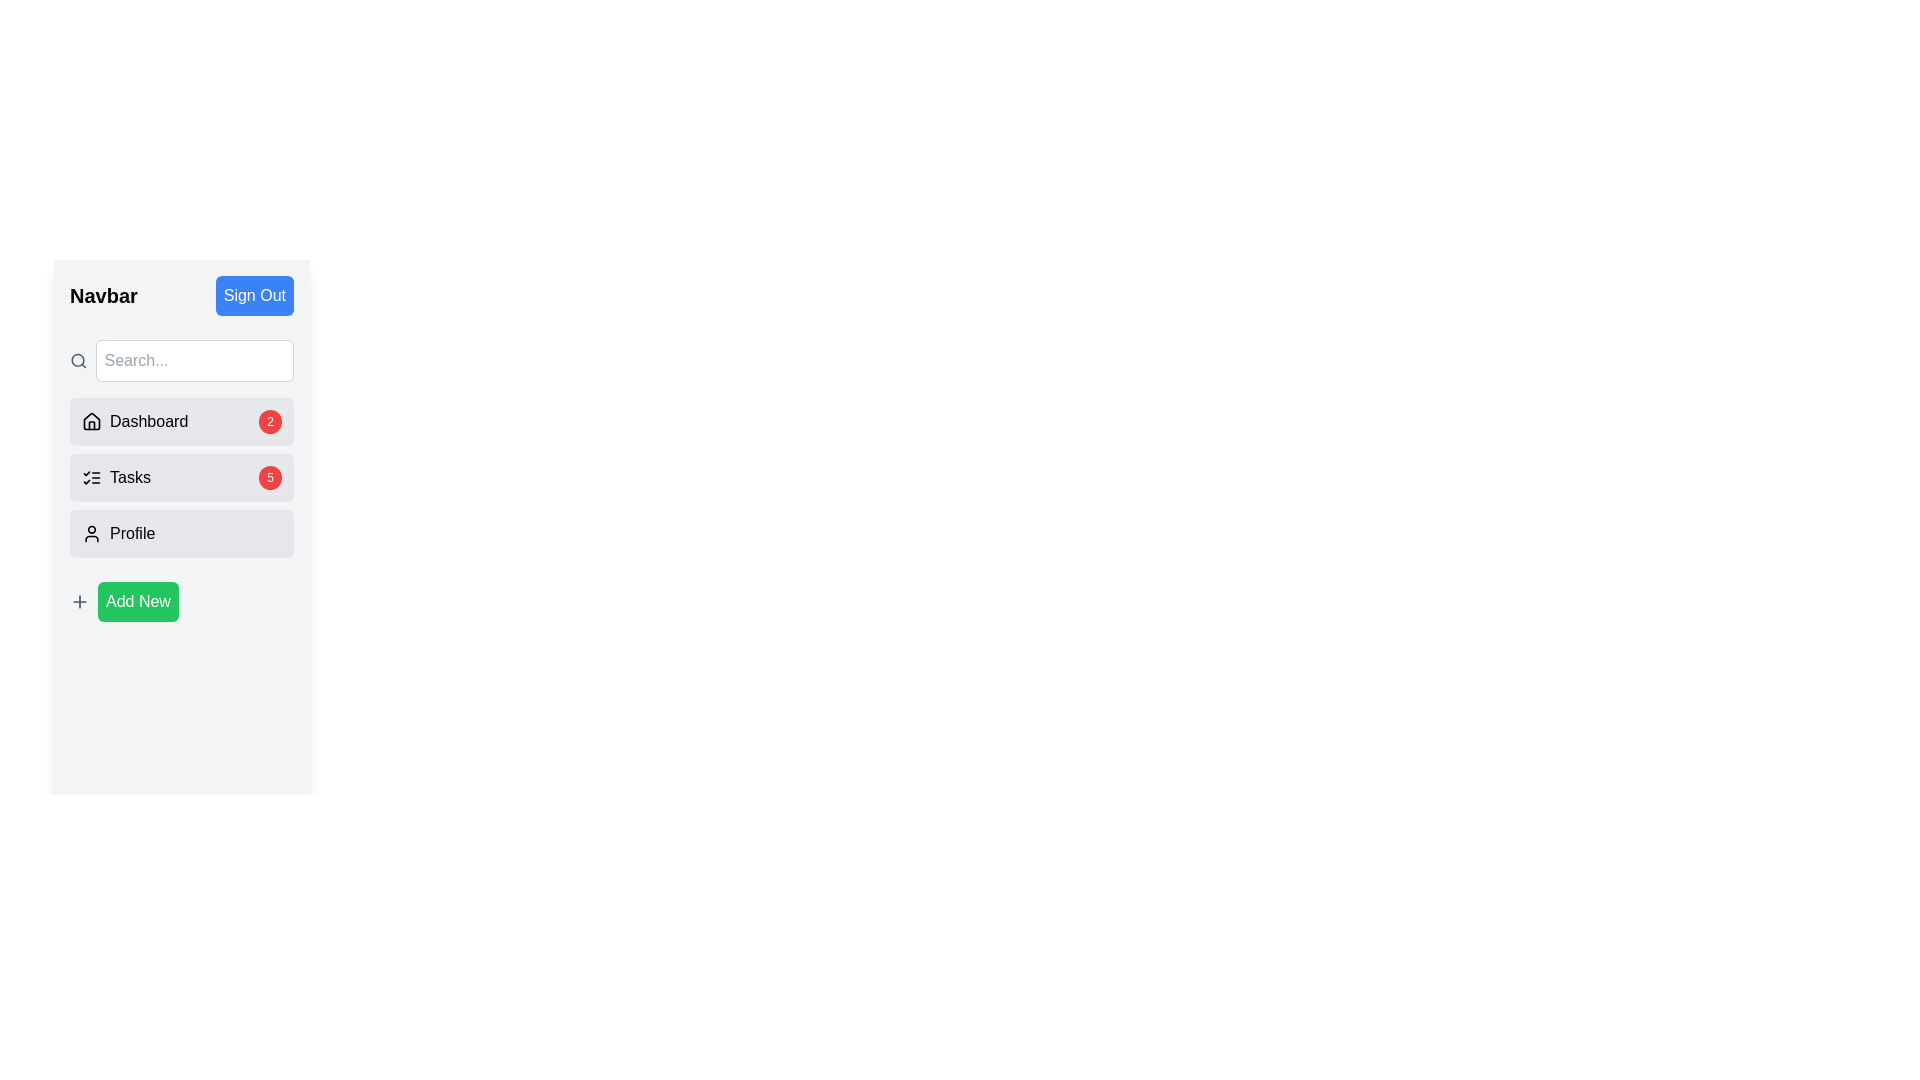  What do you see at coordinates (182, 478) in the screenshot?
I see `the 'Tasks' button-like menu item, which is a horizontally aligned bar with a light gray background, rounded corners, and a red circular badge with the number '5', to observe any tooltip or styling changes` at bounding box center [182, 478].